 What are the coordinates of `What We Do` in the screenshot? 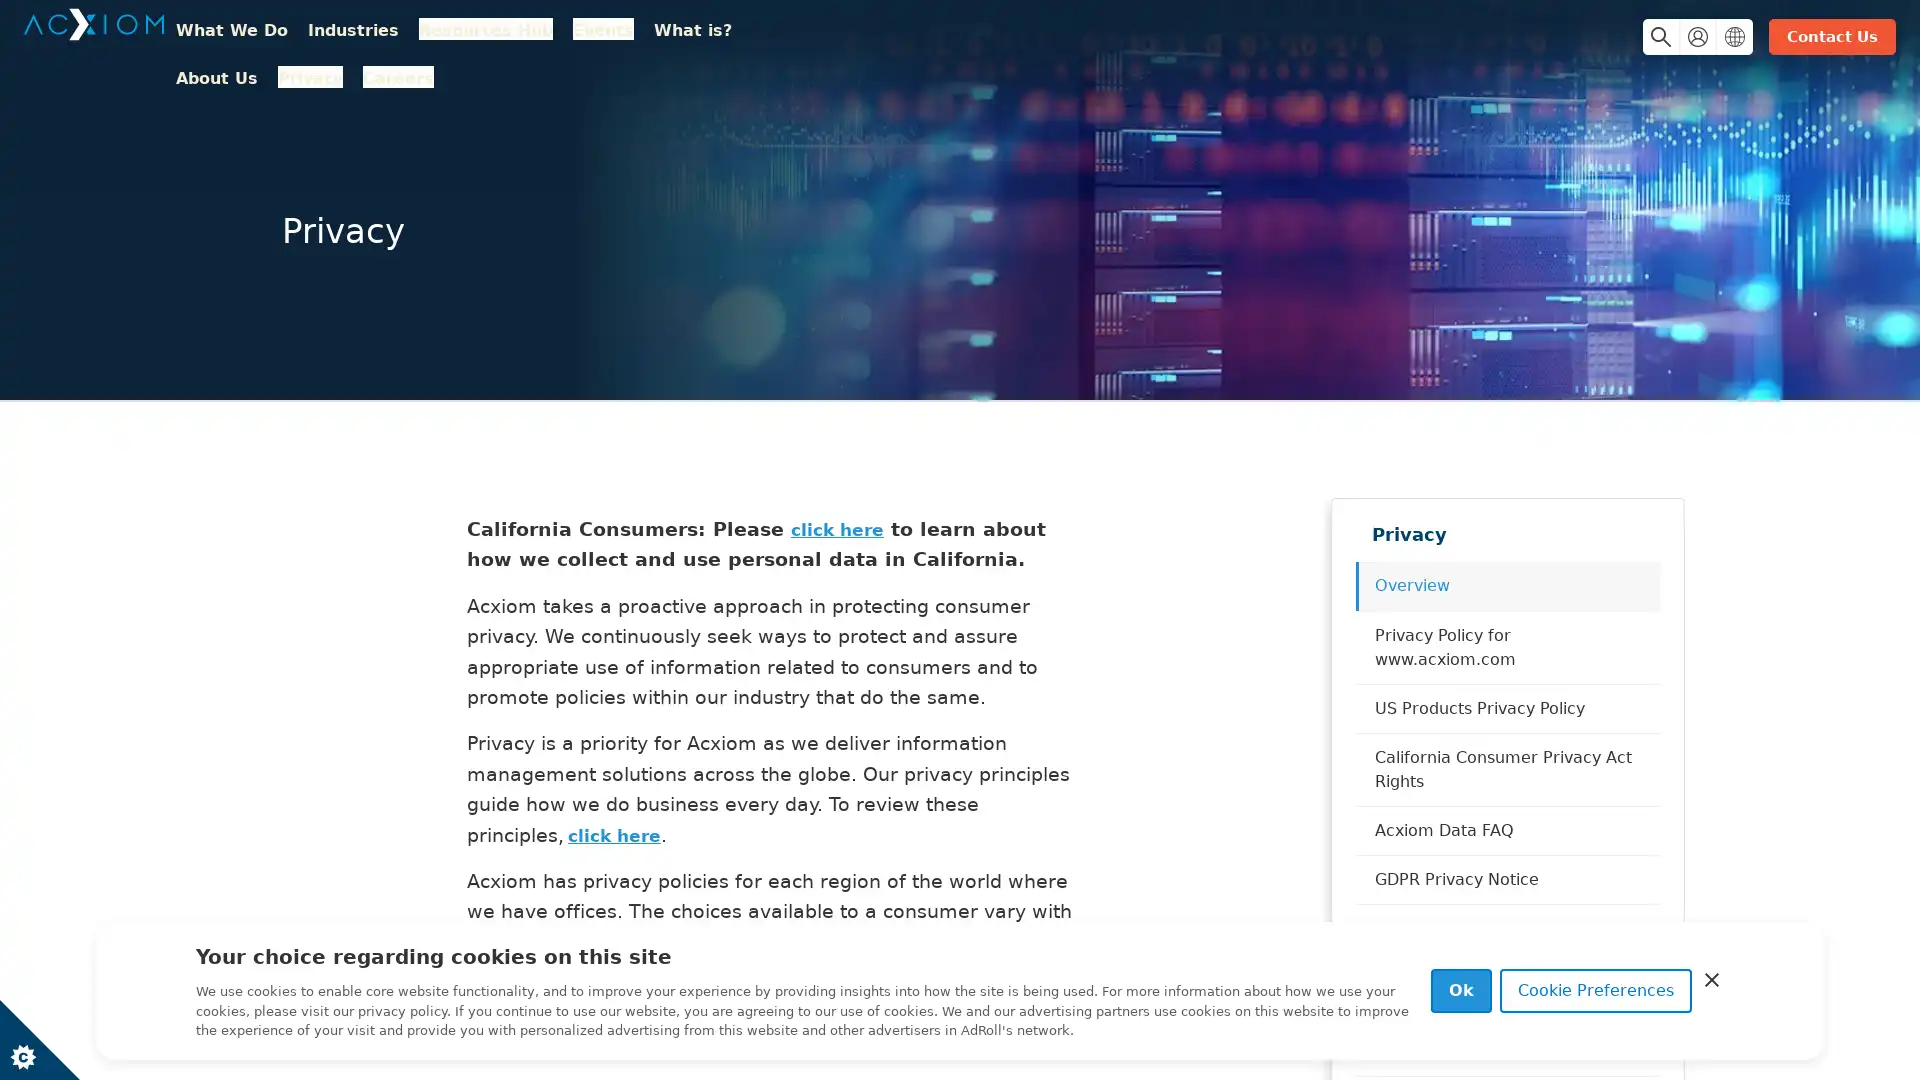 It's located at (258, 41).